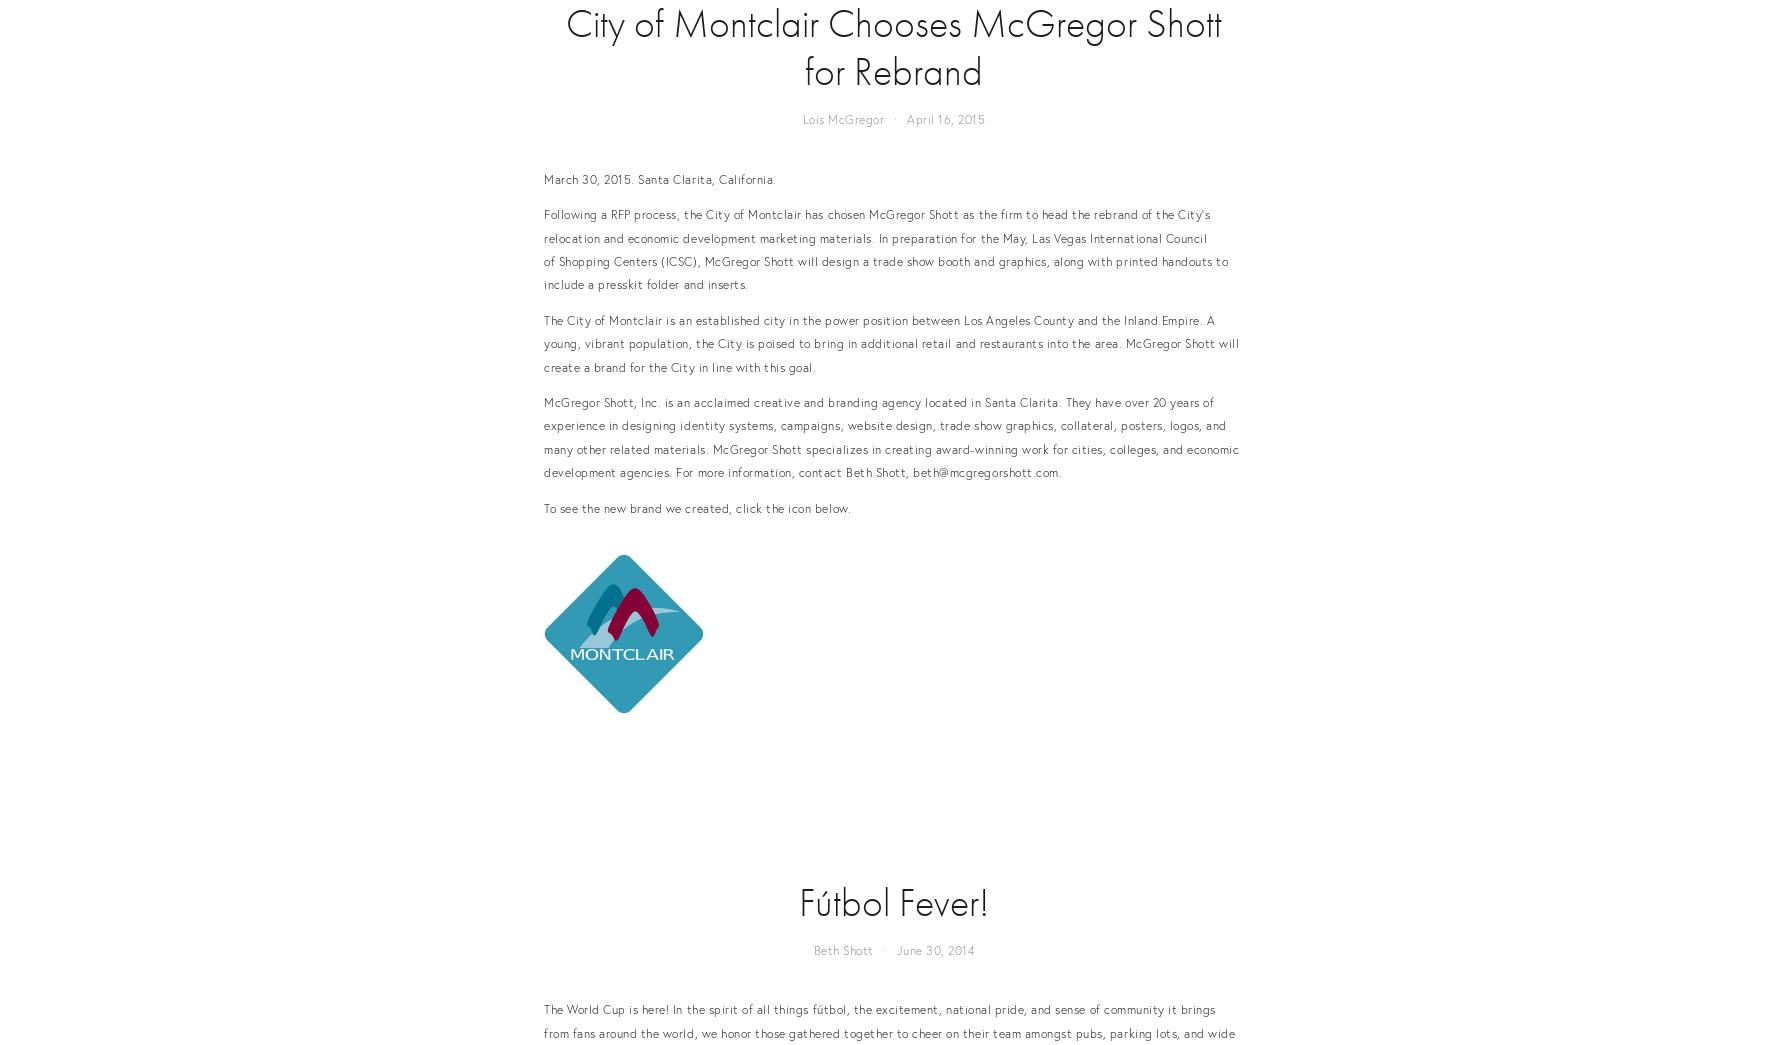 This screenshot has height=1045, width=1788. I want to click on 'Lois McGregor', so click(842, 118).